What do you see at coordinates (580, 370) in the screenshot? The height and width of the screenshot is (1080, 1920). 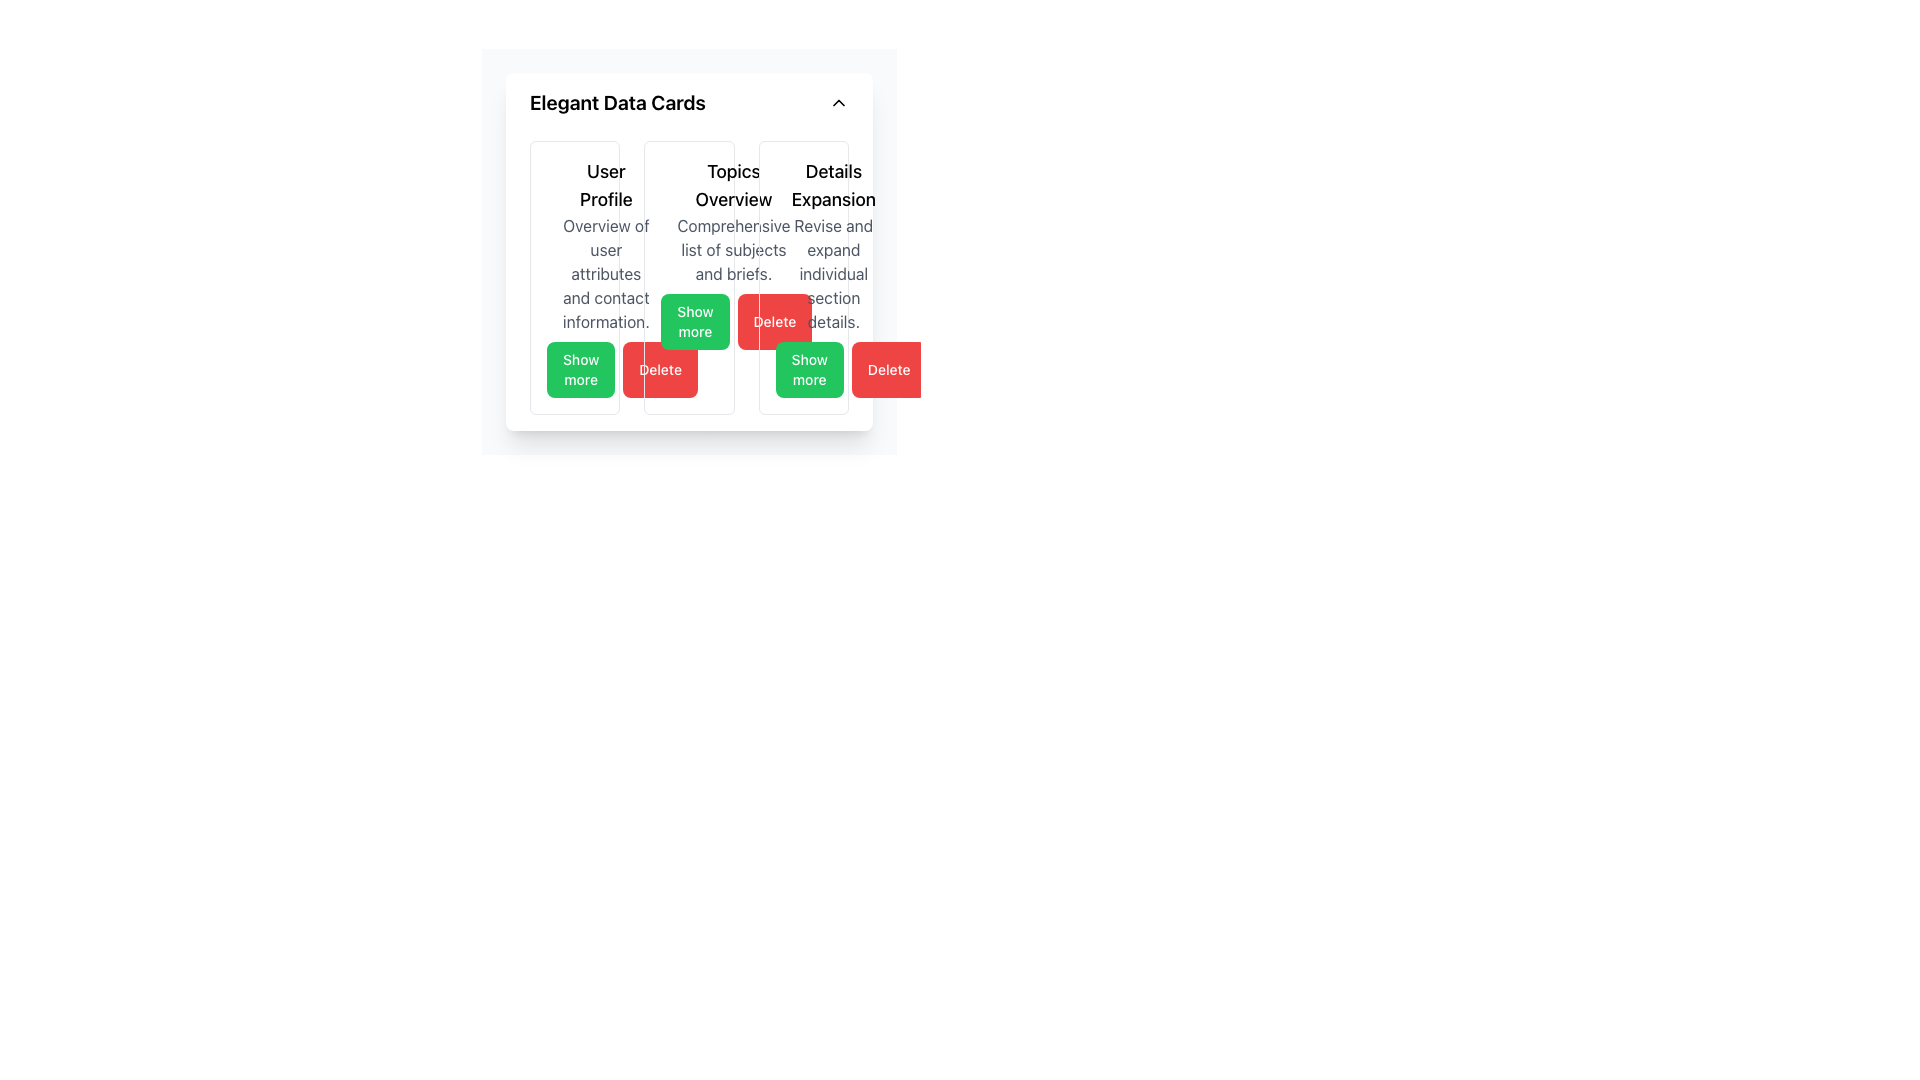 I see `the 'Show more' button located at the far left of the action buttons in the 'User Profile' card` at bounding box center [580, 370].